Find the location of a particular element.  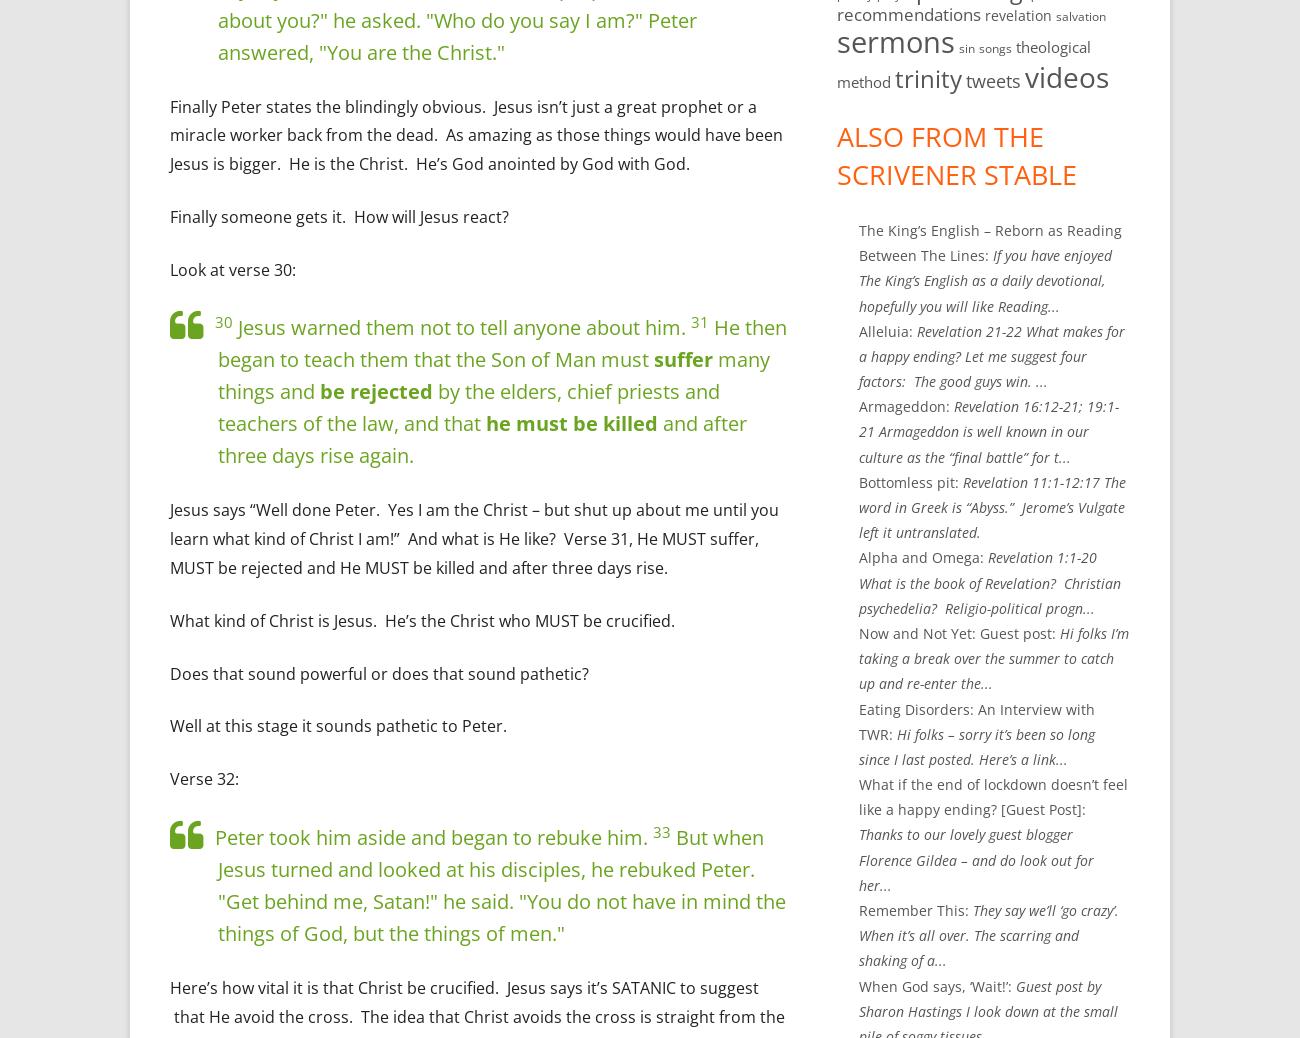

'Alleluia' is located at coordinates (883, 330).